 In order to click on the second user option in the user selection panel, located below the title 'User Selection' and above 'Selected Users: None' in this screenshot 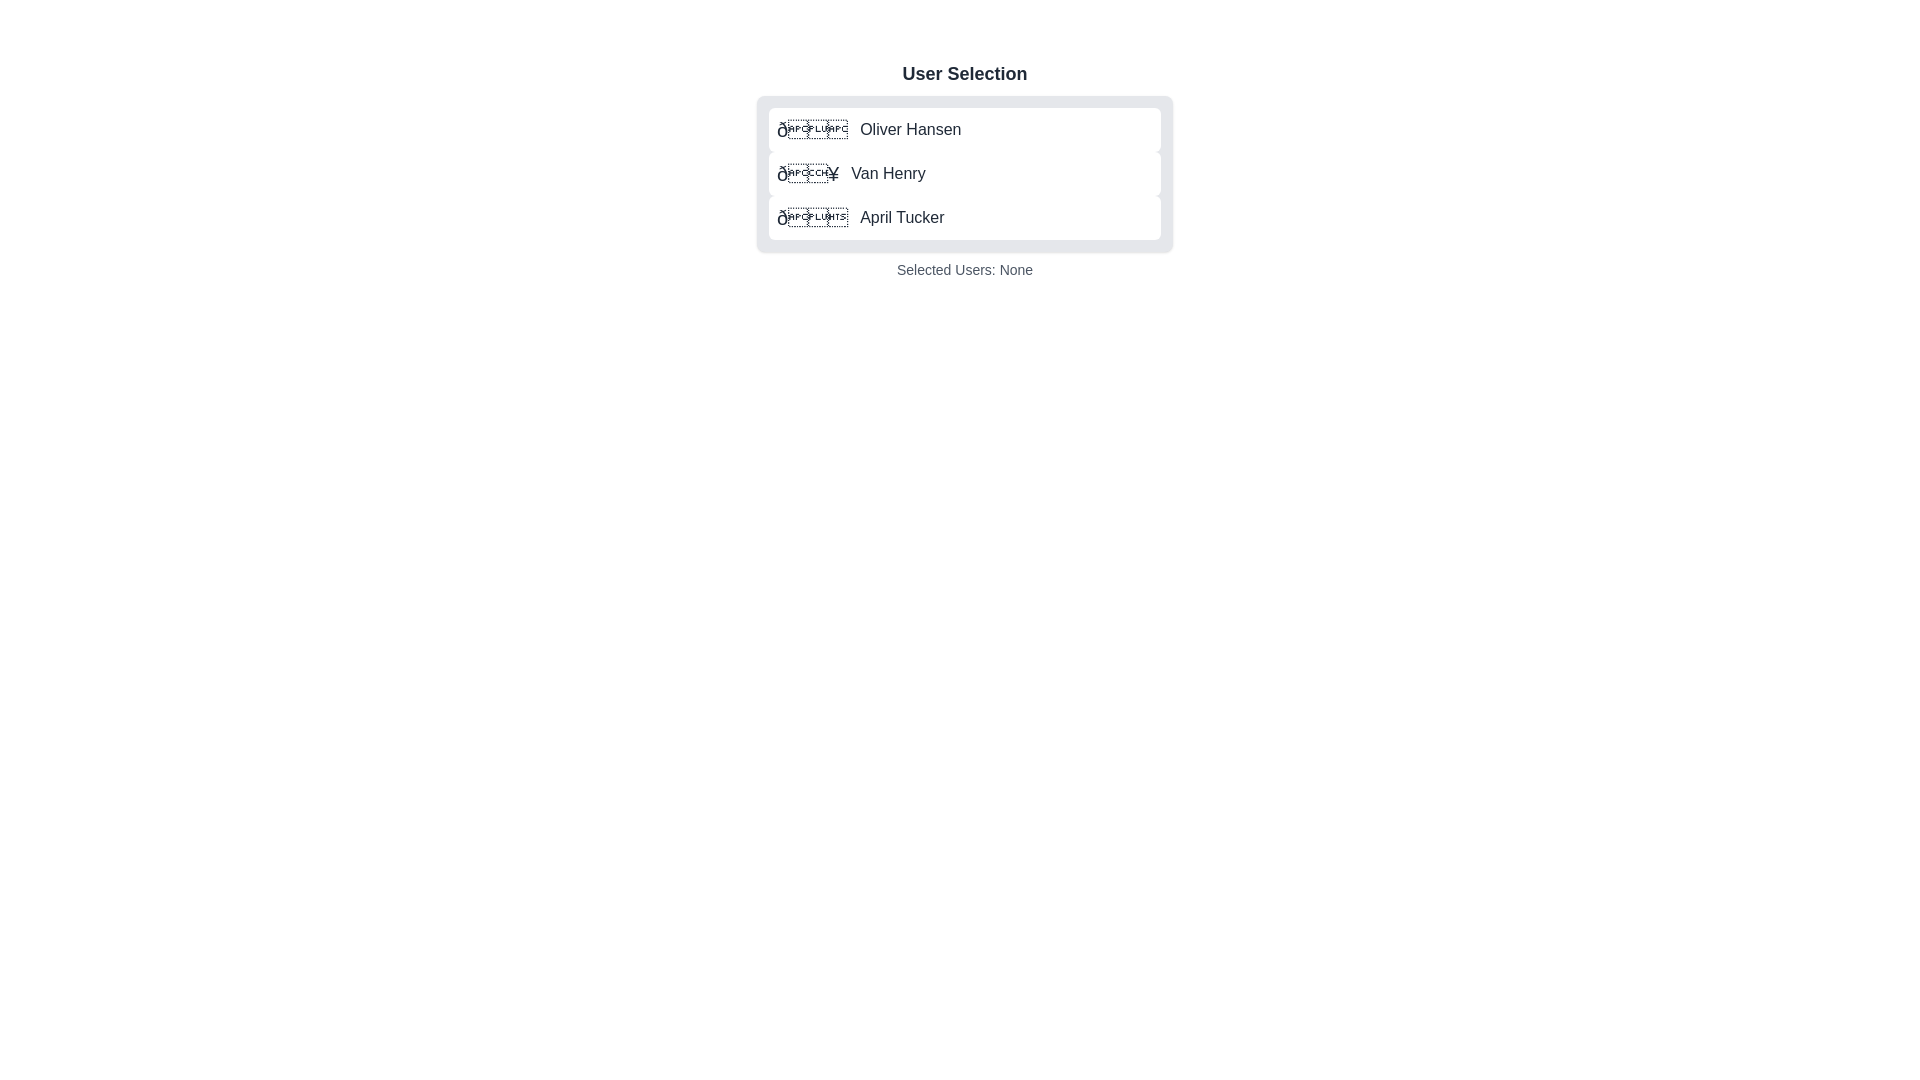, I will do `click(964, 172)`.